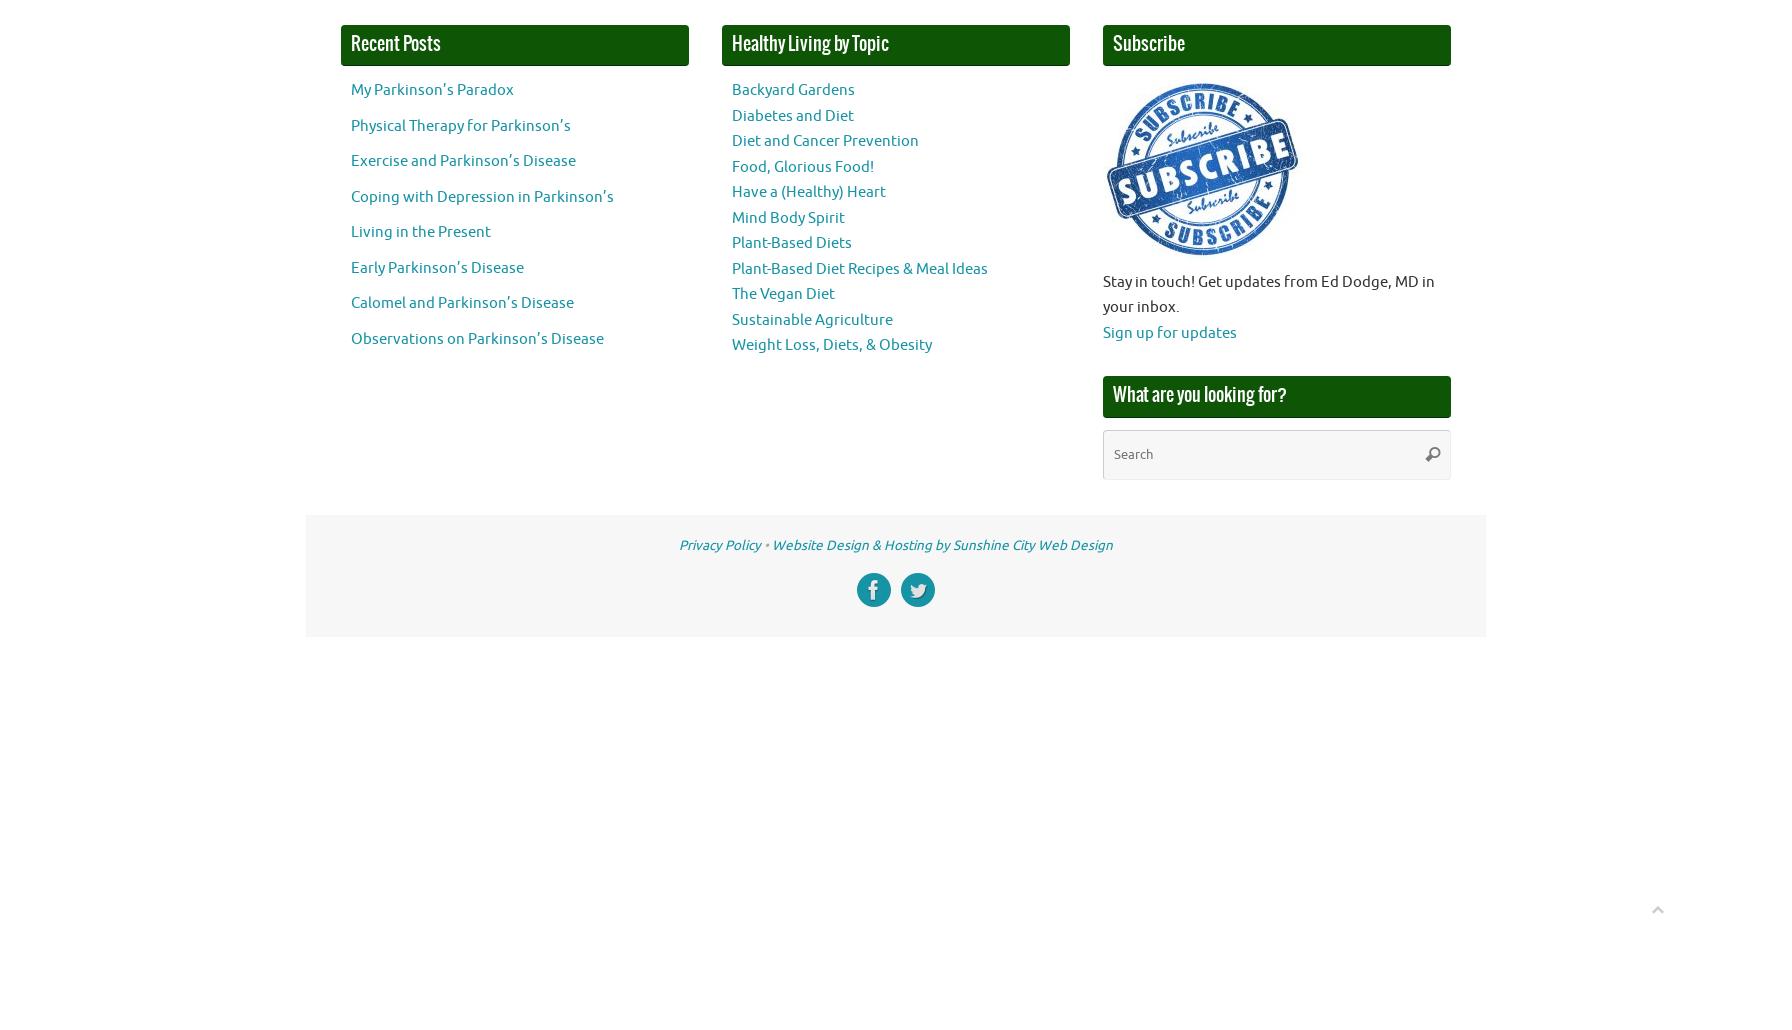 The image size is (1792, 1030). What do you see at coordinates (730, 140) in the screenshot?
I see `'Diet and Cancer Prevention'` at bounding box center [730, 140].